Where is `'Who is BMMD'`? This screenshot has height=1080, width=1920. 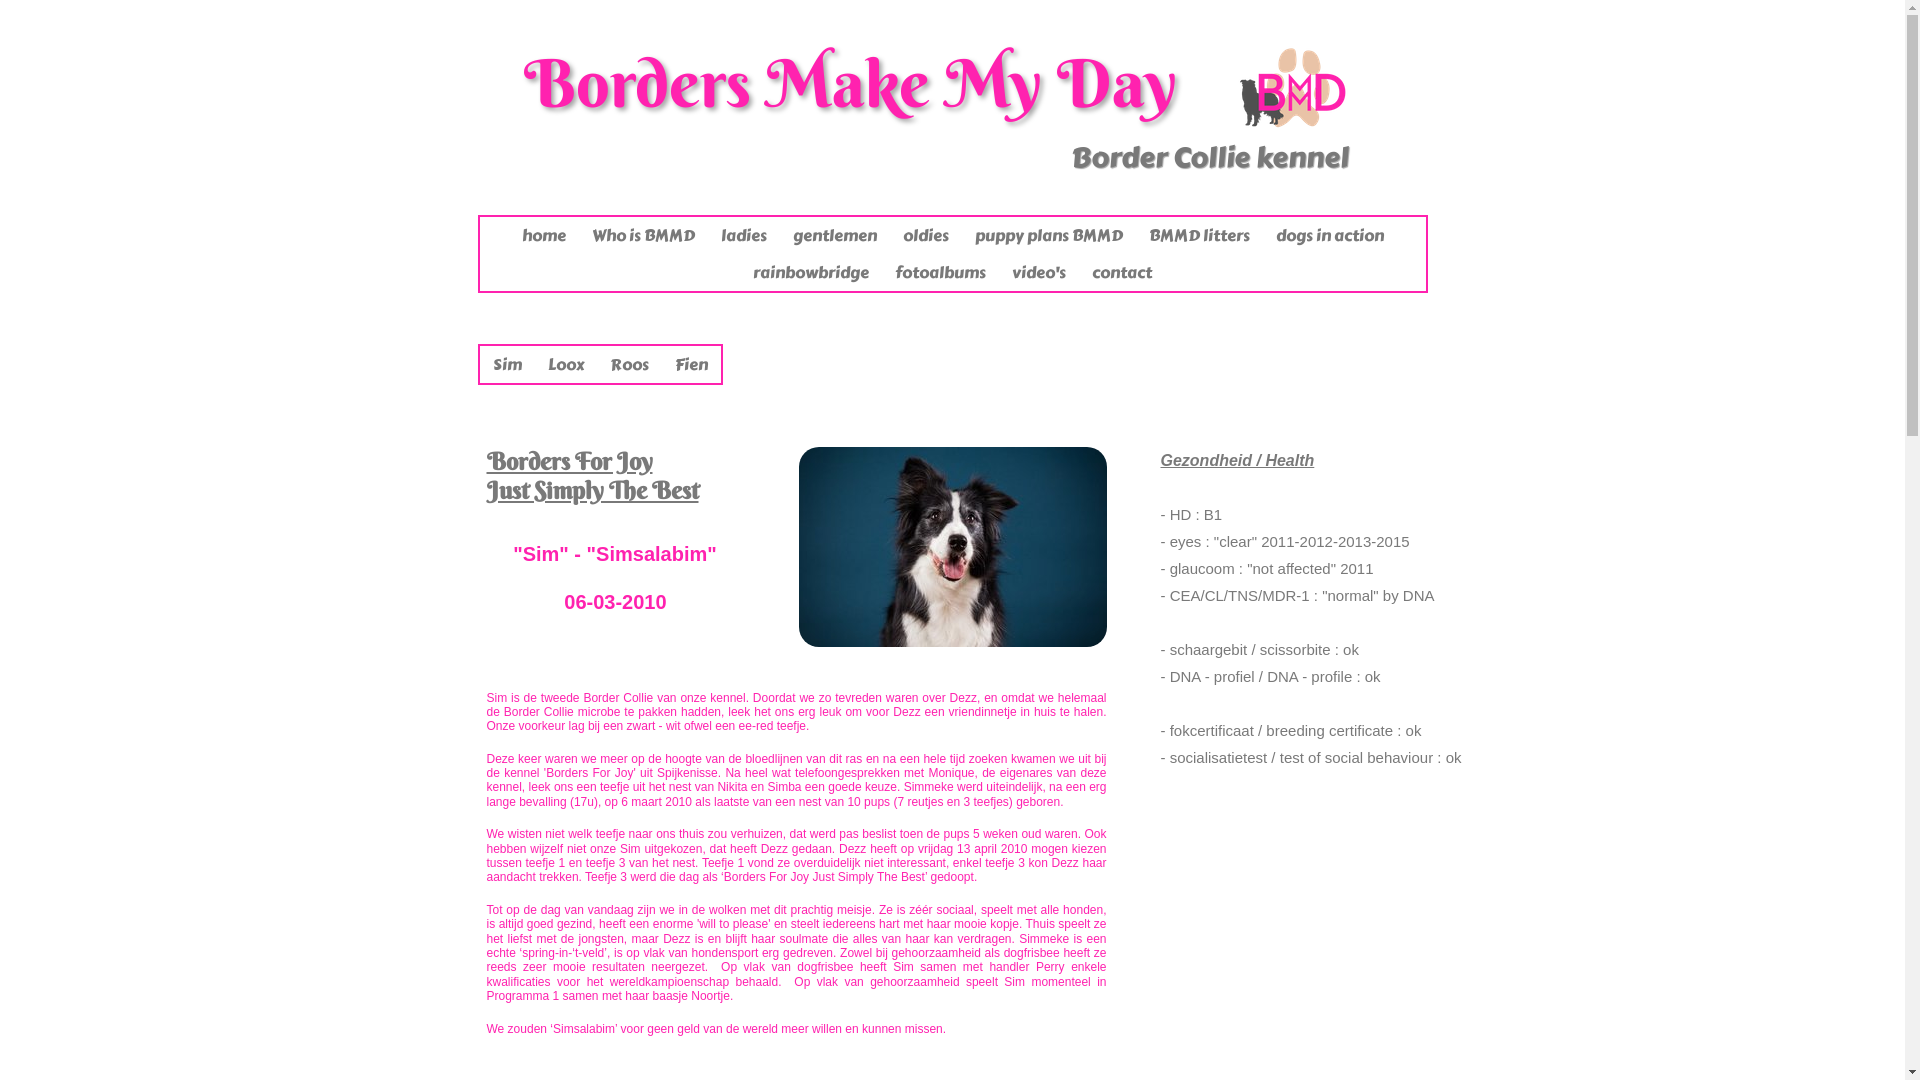
'Who is BMMD' is located at coordinates (642, 234).